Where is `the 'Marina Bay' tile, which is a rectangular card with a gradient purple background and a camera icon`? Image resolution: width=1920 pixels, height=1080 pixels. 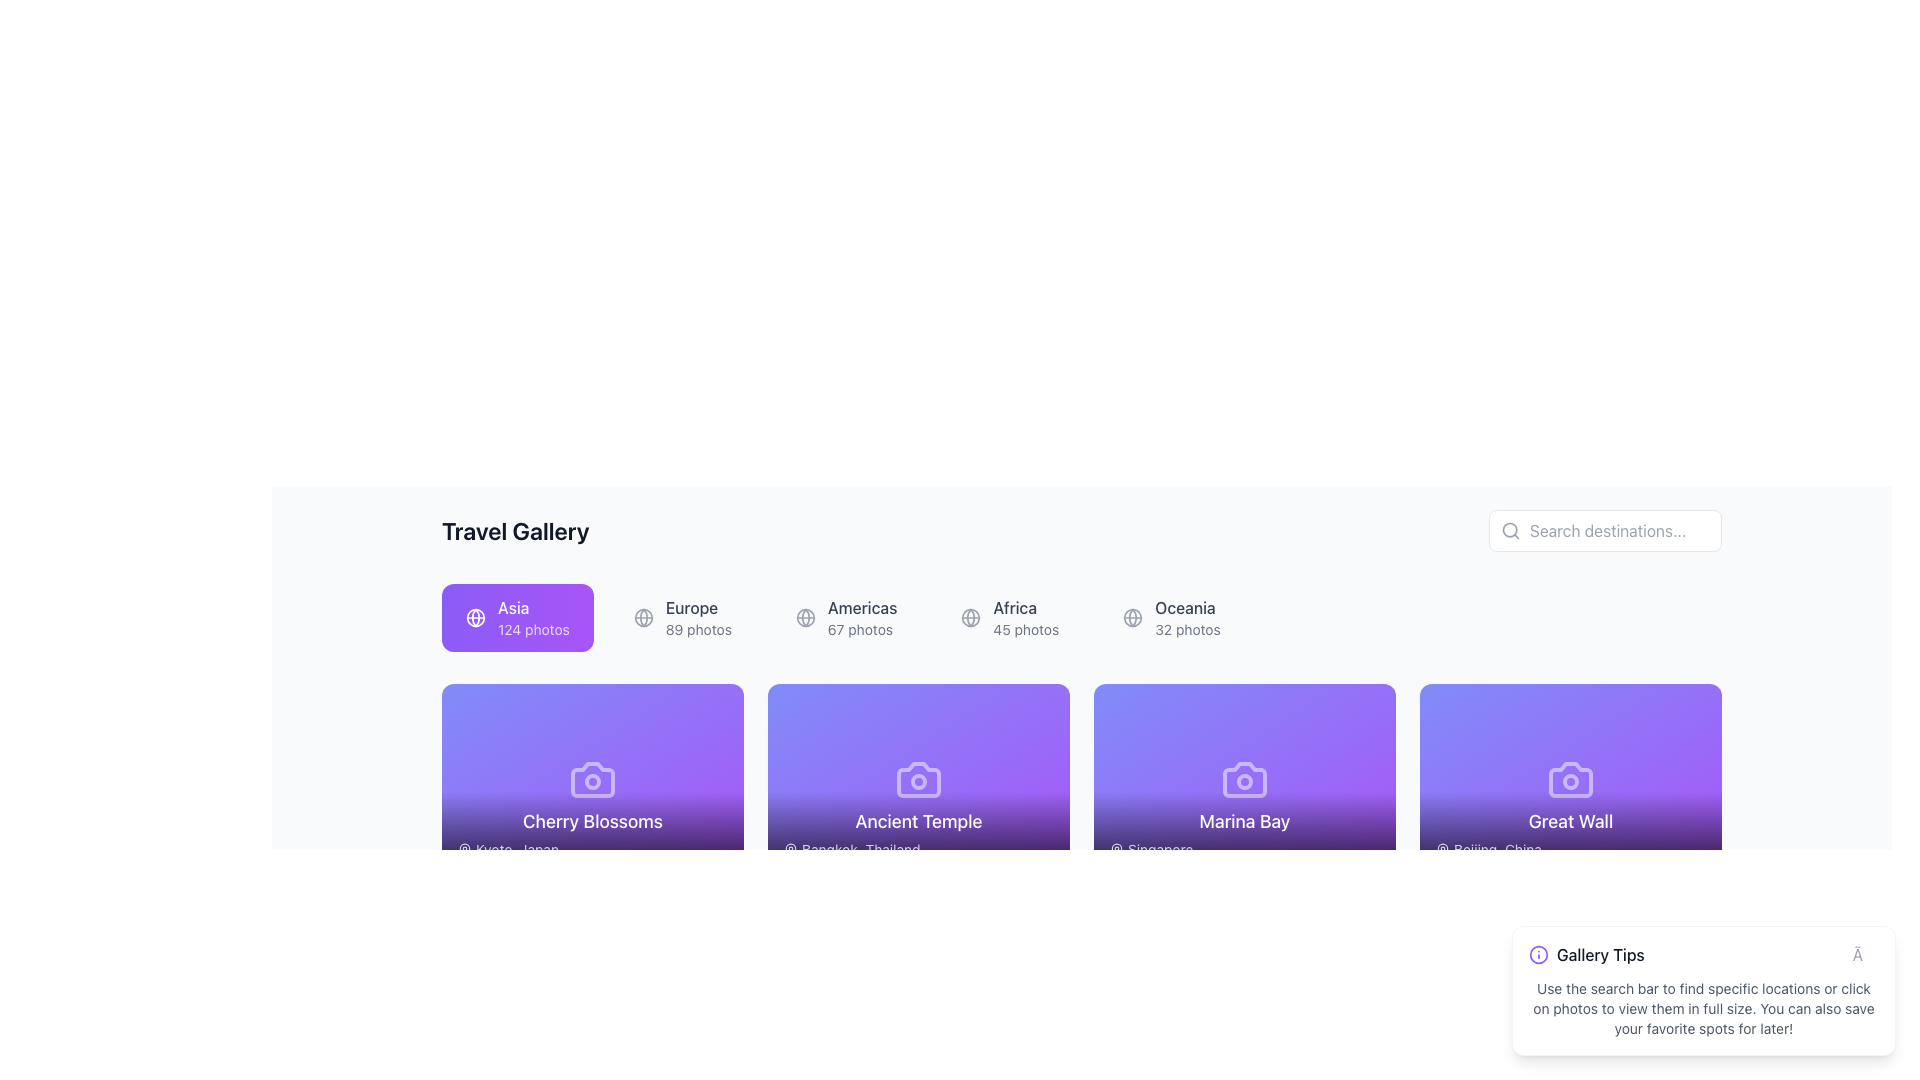 the 'Marina Bay' tile, which is a rectangular card with a gradient purple background and a camera icon is located at coordinates (1243, 778).